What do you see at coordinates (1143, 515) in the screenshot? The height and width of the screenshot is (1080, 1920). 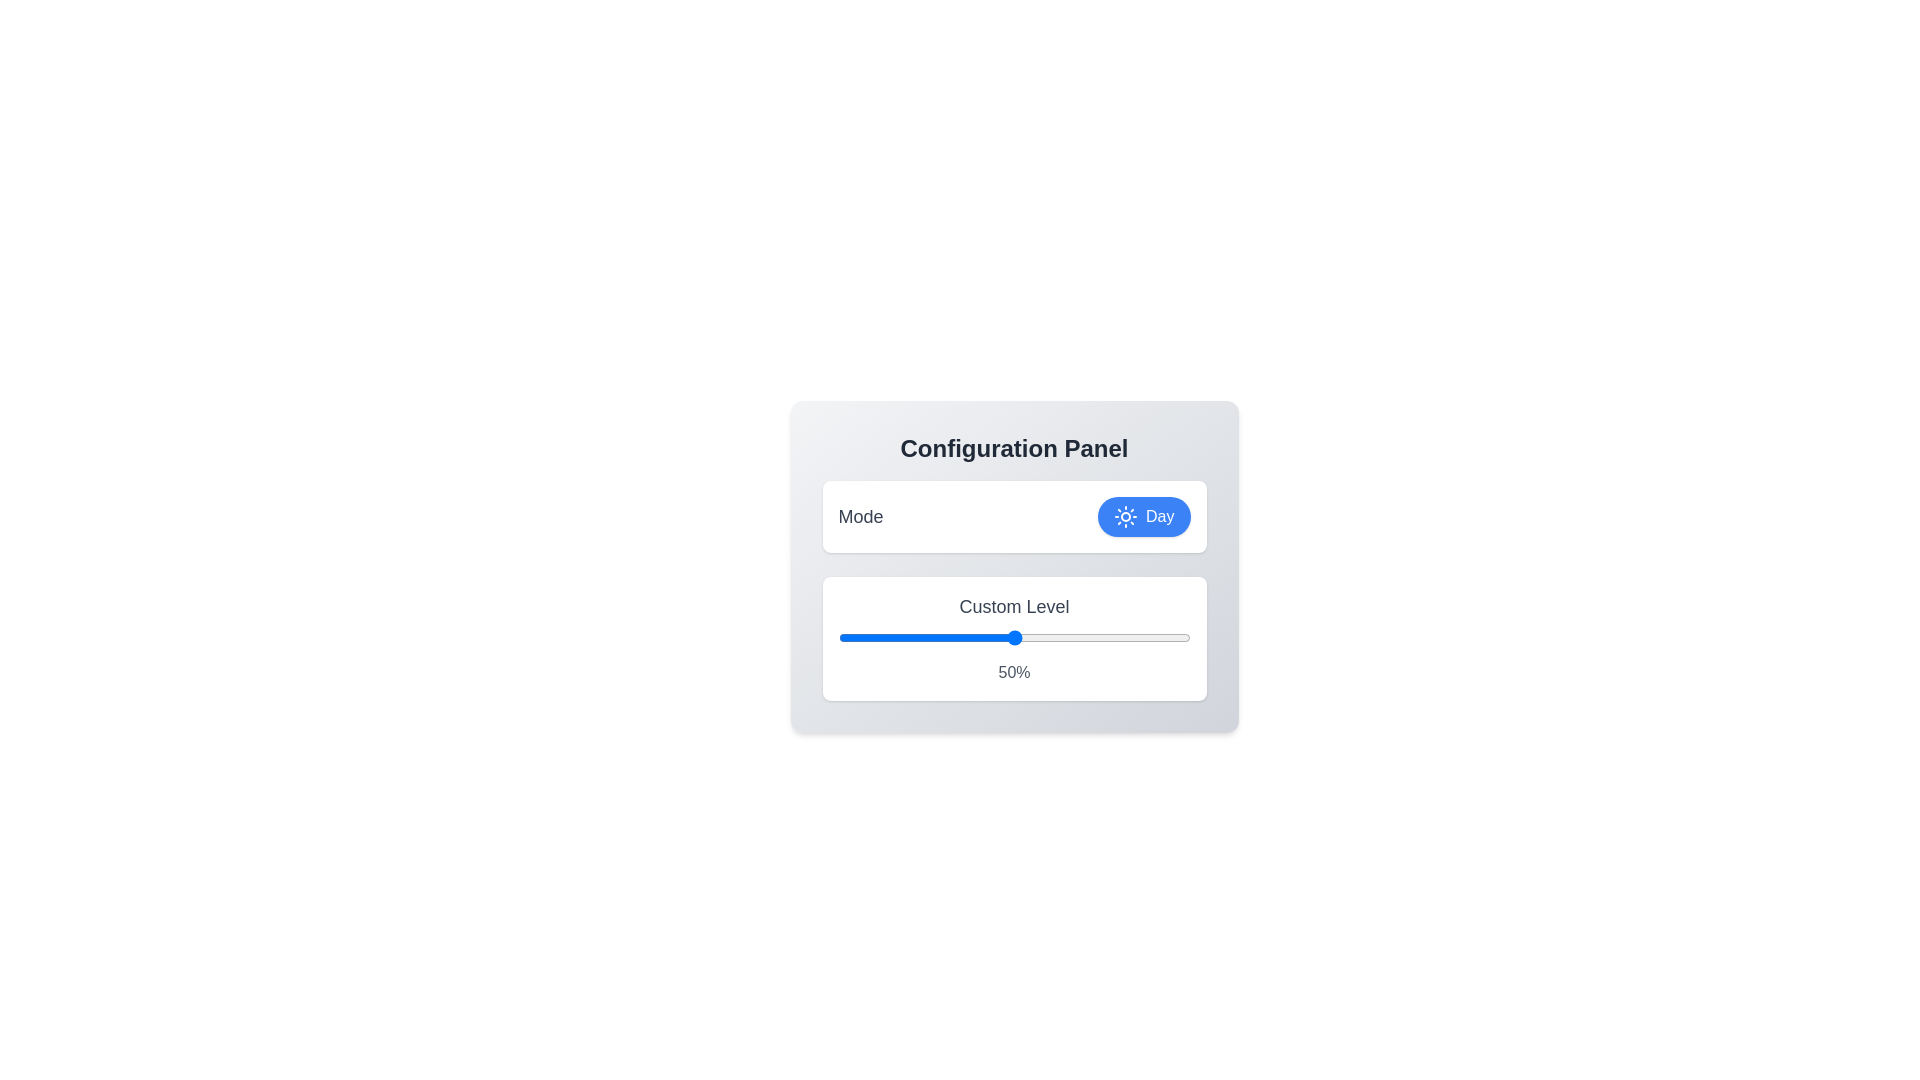 I see `the 'Day' button to toggle the mode` at bounding box center [1143, 515].